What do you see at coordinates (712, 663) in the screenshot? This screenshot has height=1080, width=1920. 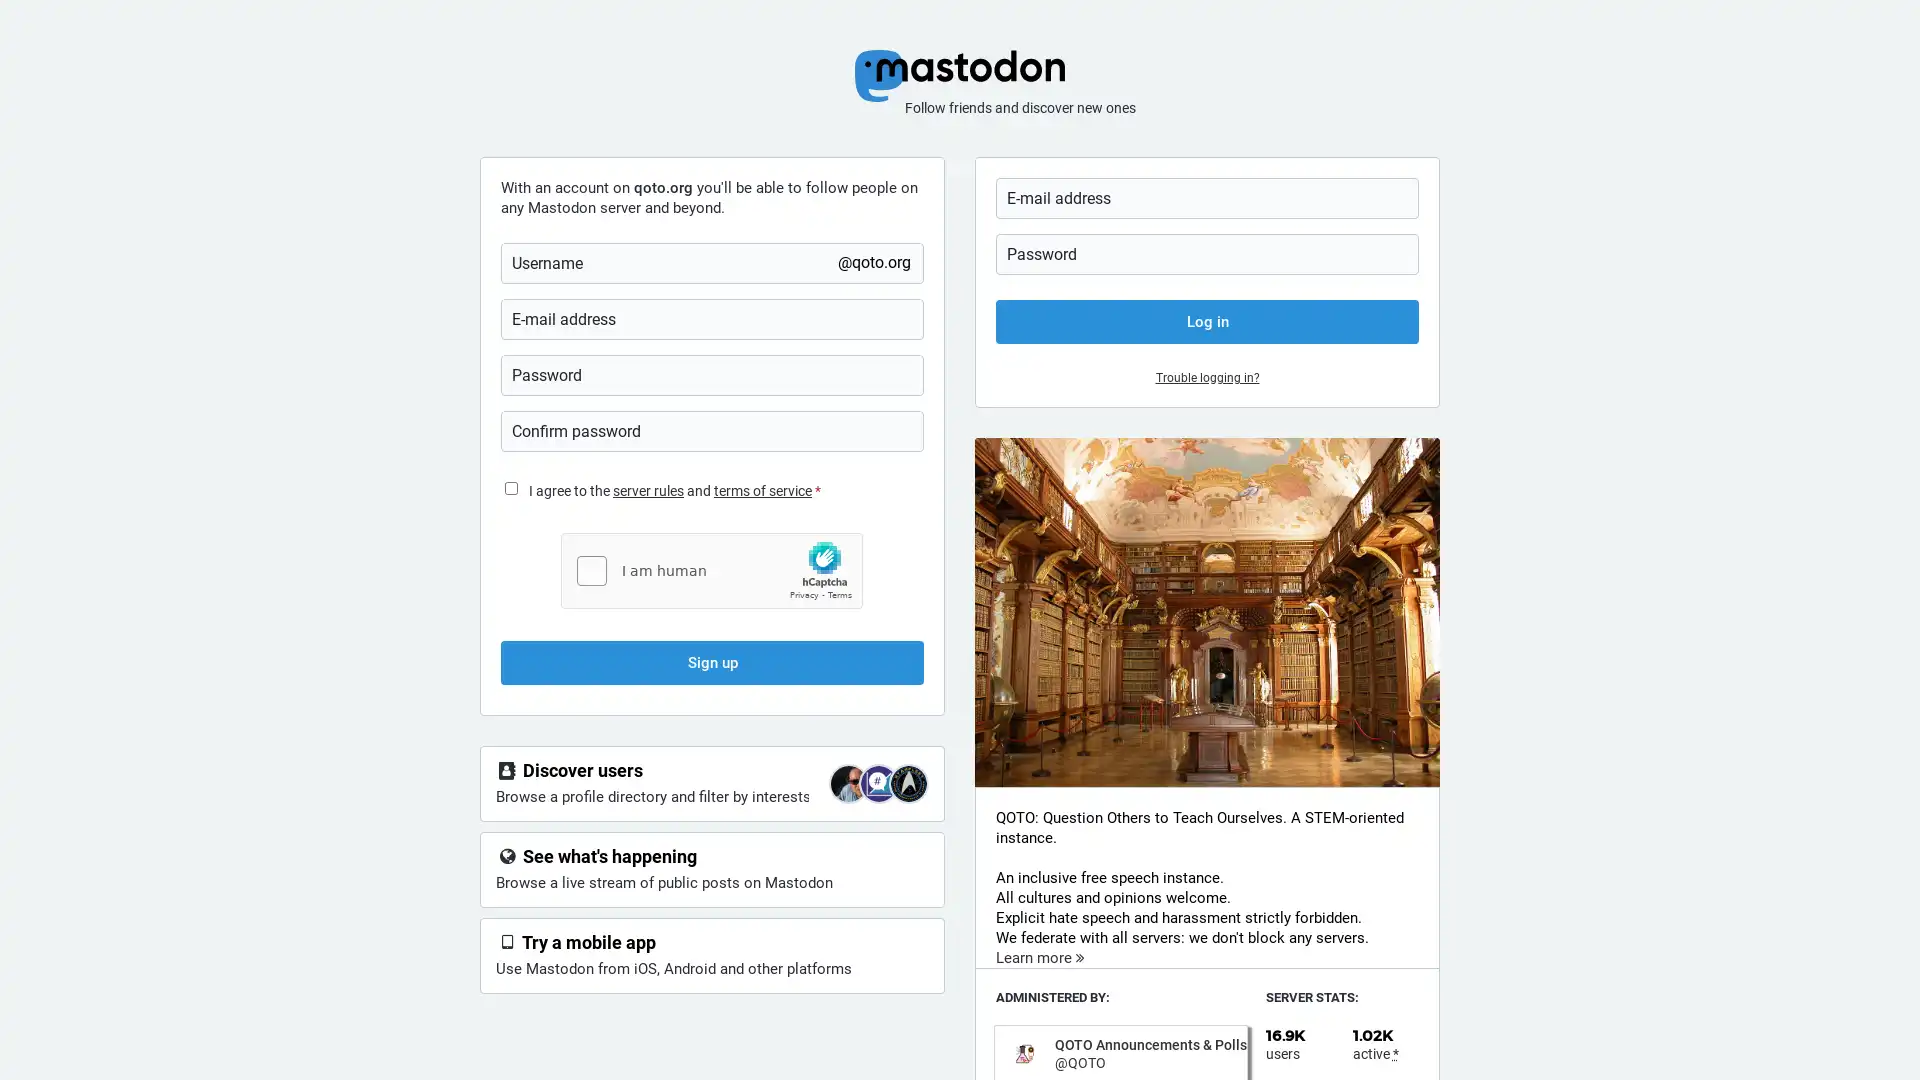 I see `Sign up` at bounding box center [712, 663].